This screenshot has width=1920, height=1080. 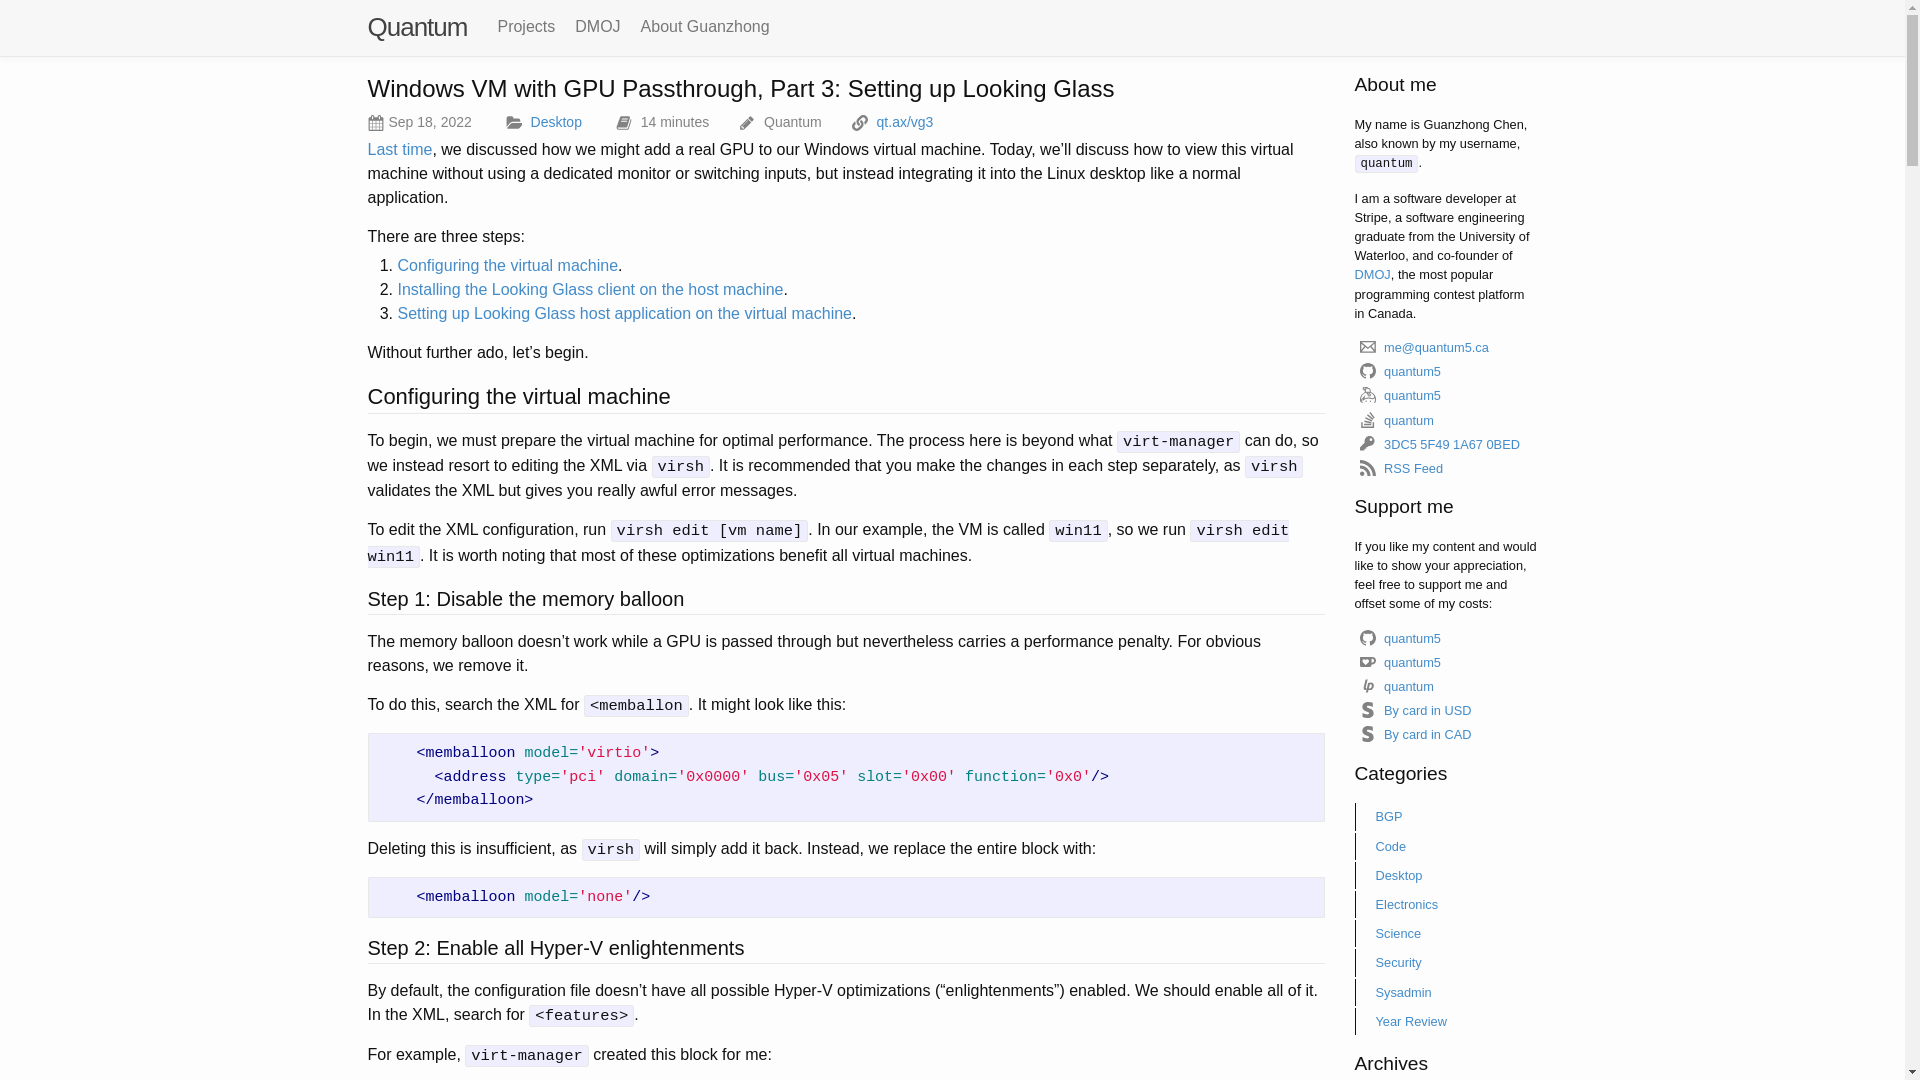 What do you see at coordinates (904, 122) in the screenshot?
I see `'qt.ax/vg3'` at bounding box center [904, 122].